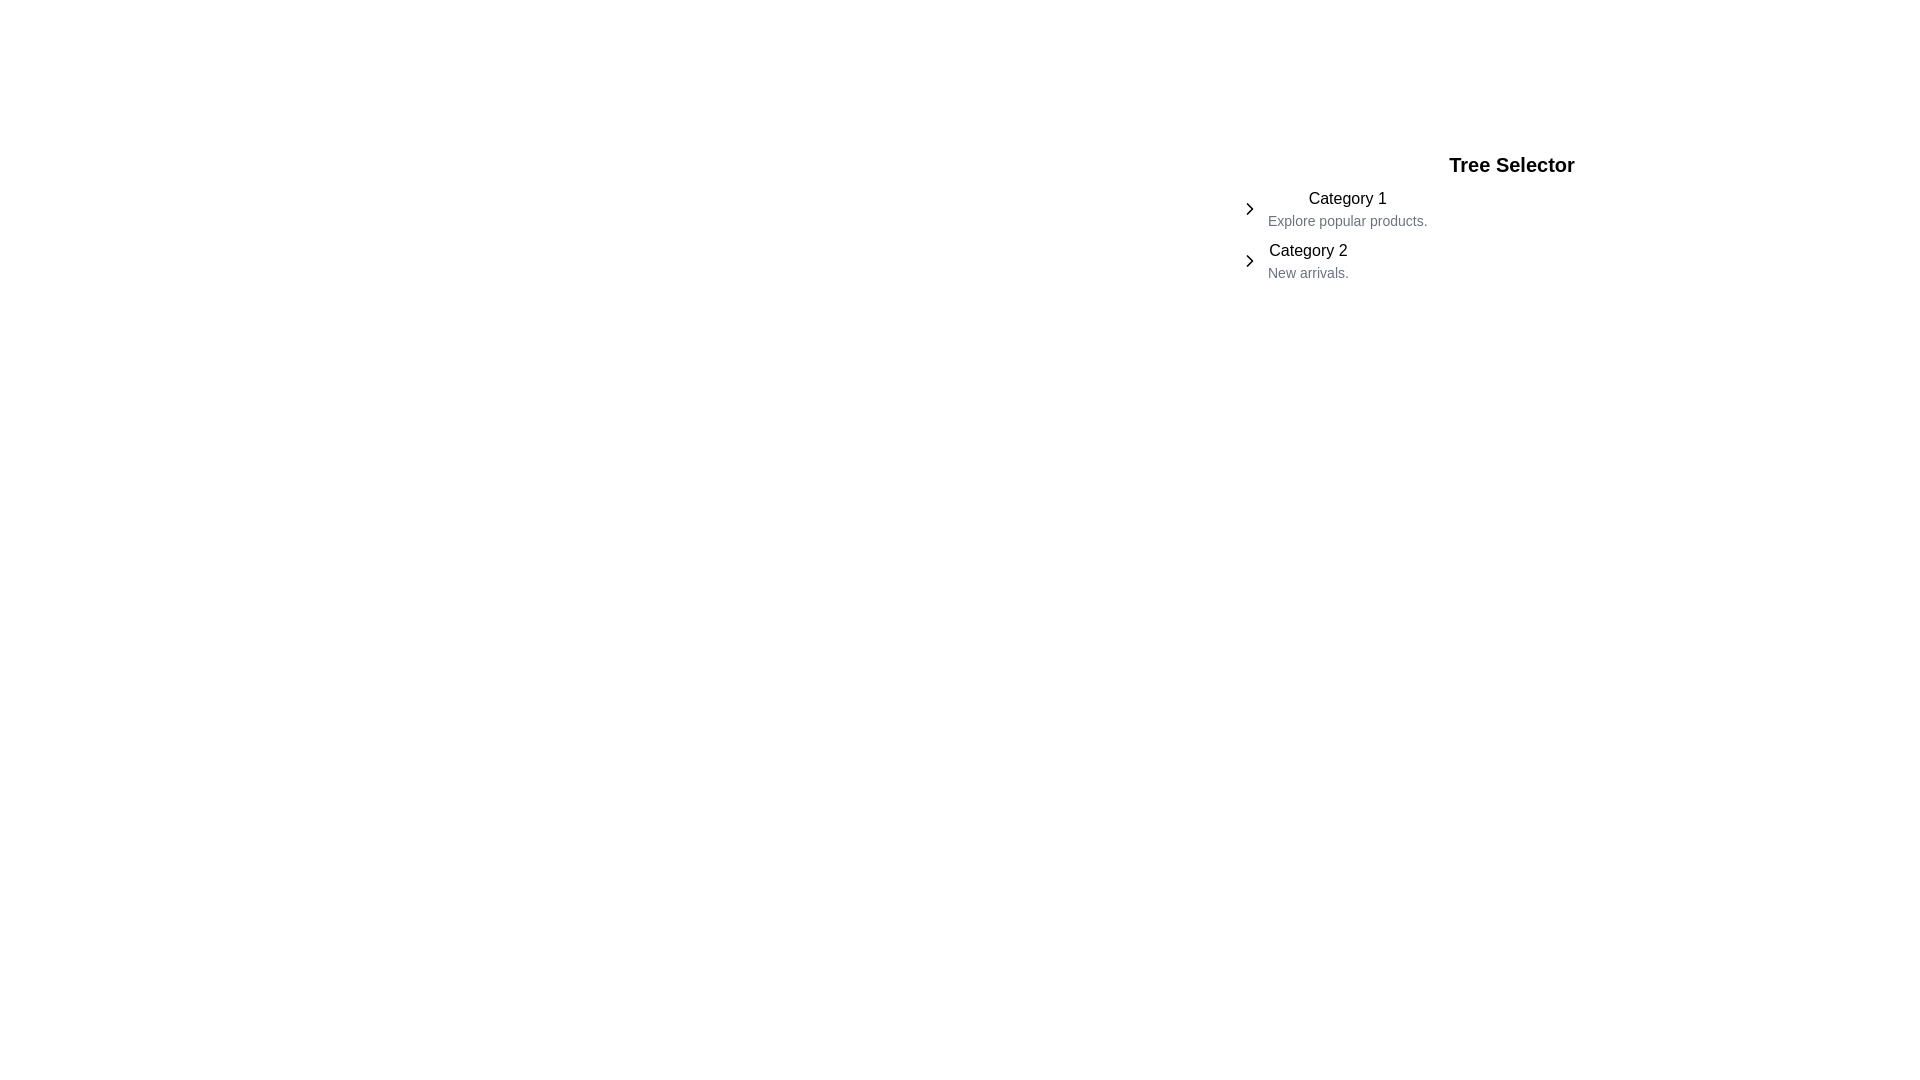 Image resolution: width=1920 pixels, height=1080 pixels. I want to click on the text label that reads 'Explore popular products.' which is styled with a small font size and gray color, positioned directly below 'Category 1.', so click(1347, 220).